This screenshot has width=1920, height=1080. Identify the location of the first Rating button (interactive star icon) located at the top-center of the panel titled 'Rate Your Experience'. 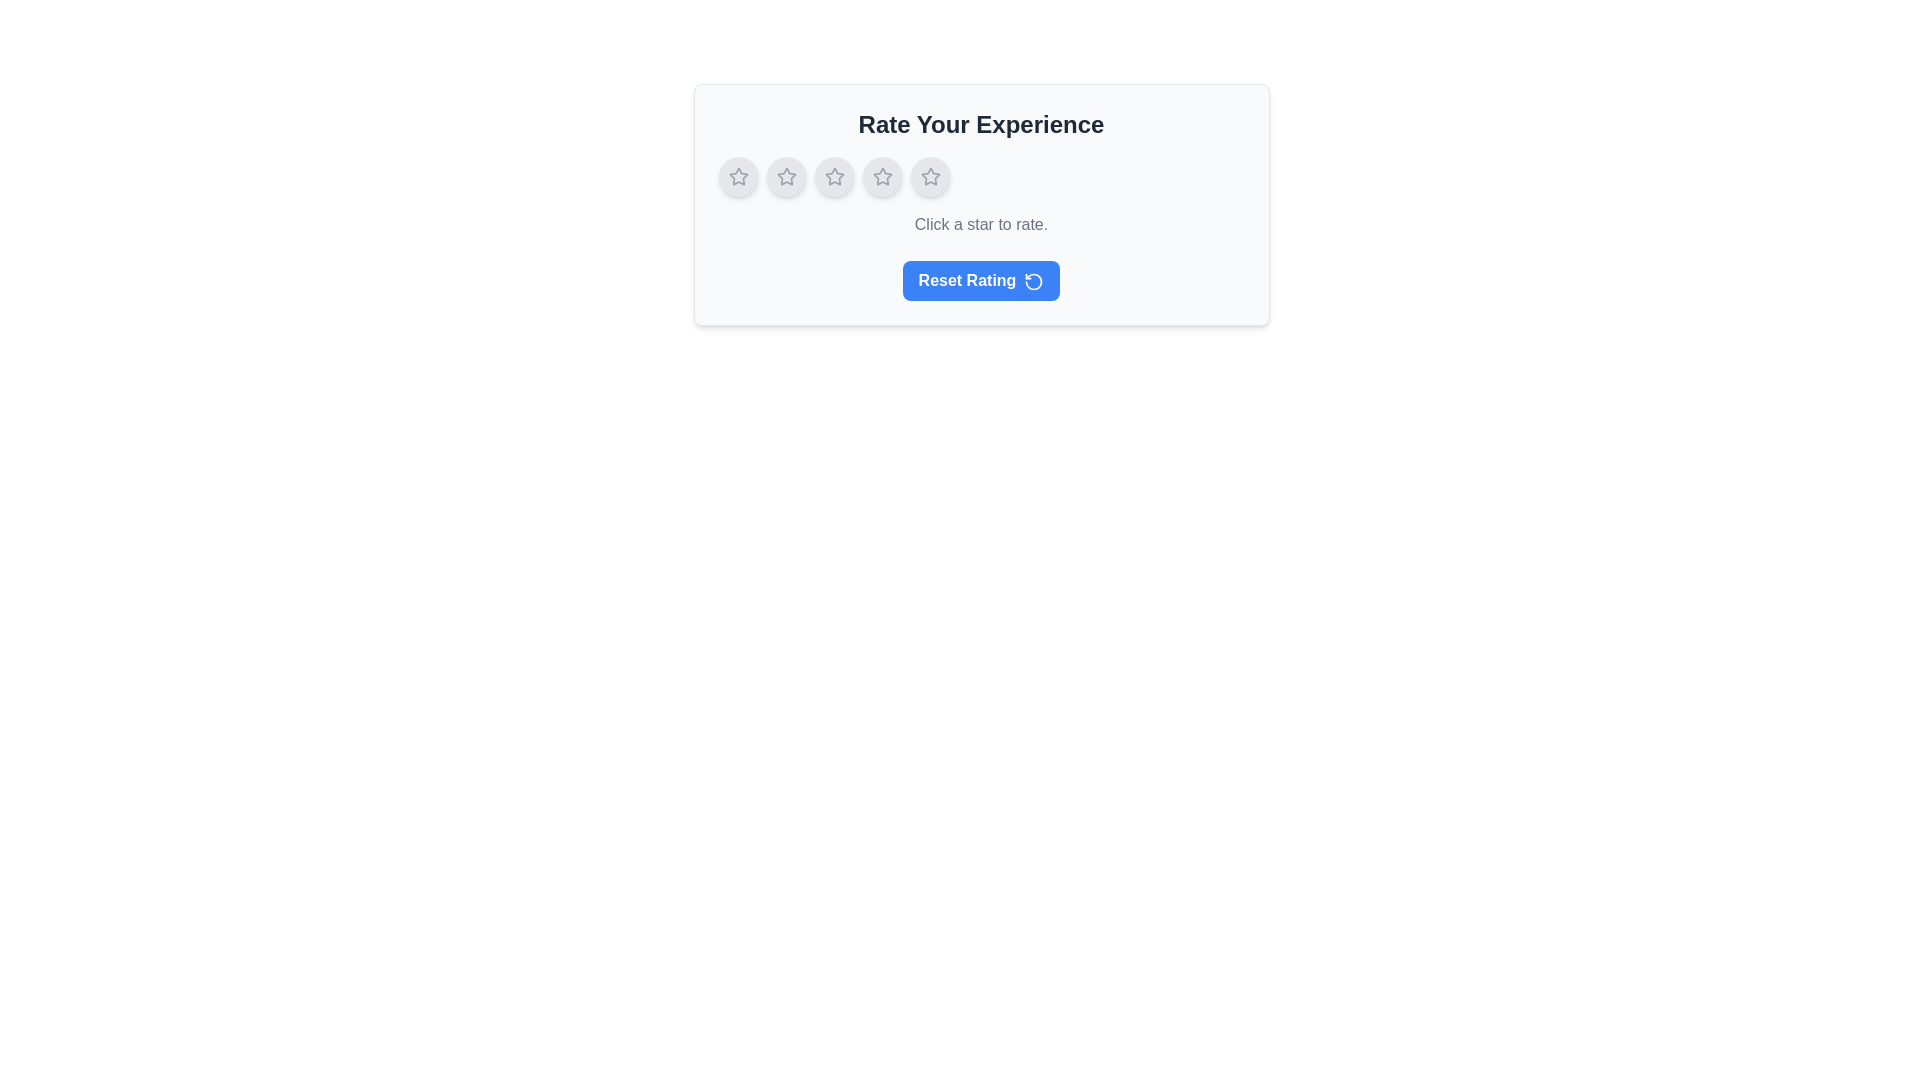
(737, 176).